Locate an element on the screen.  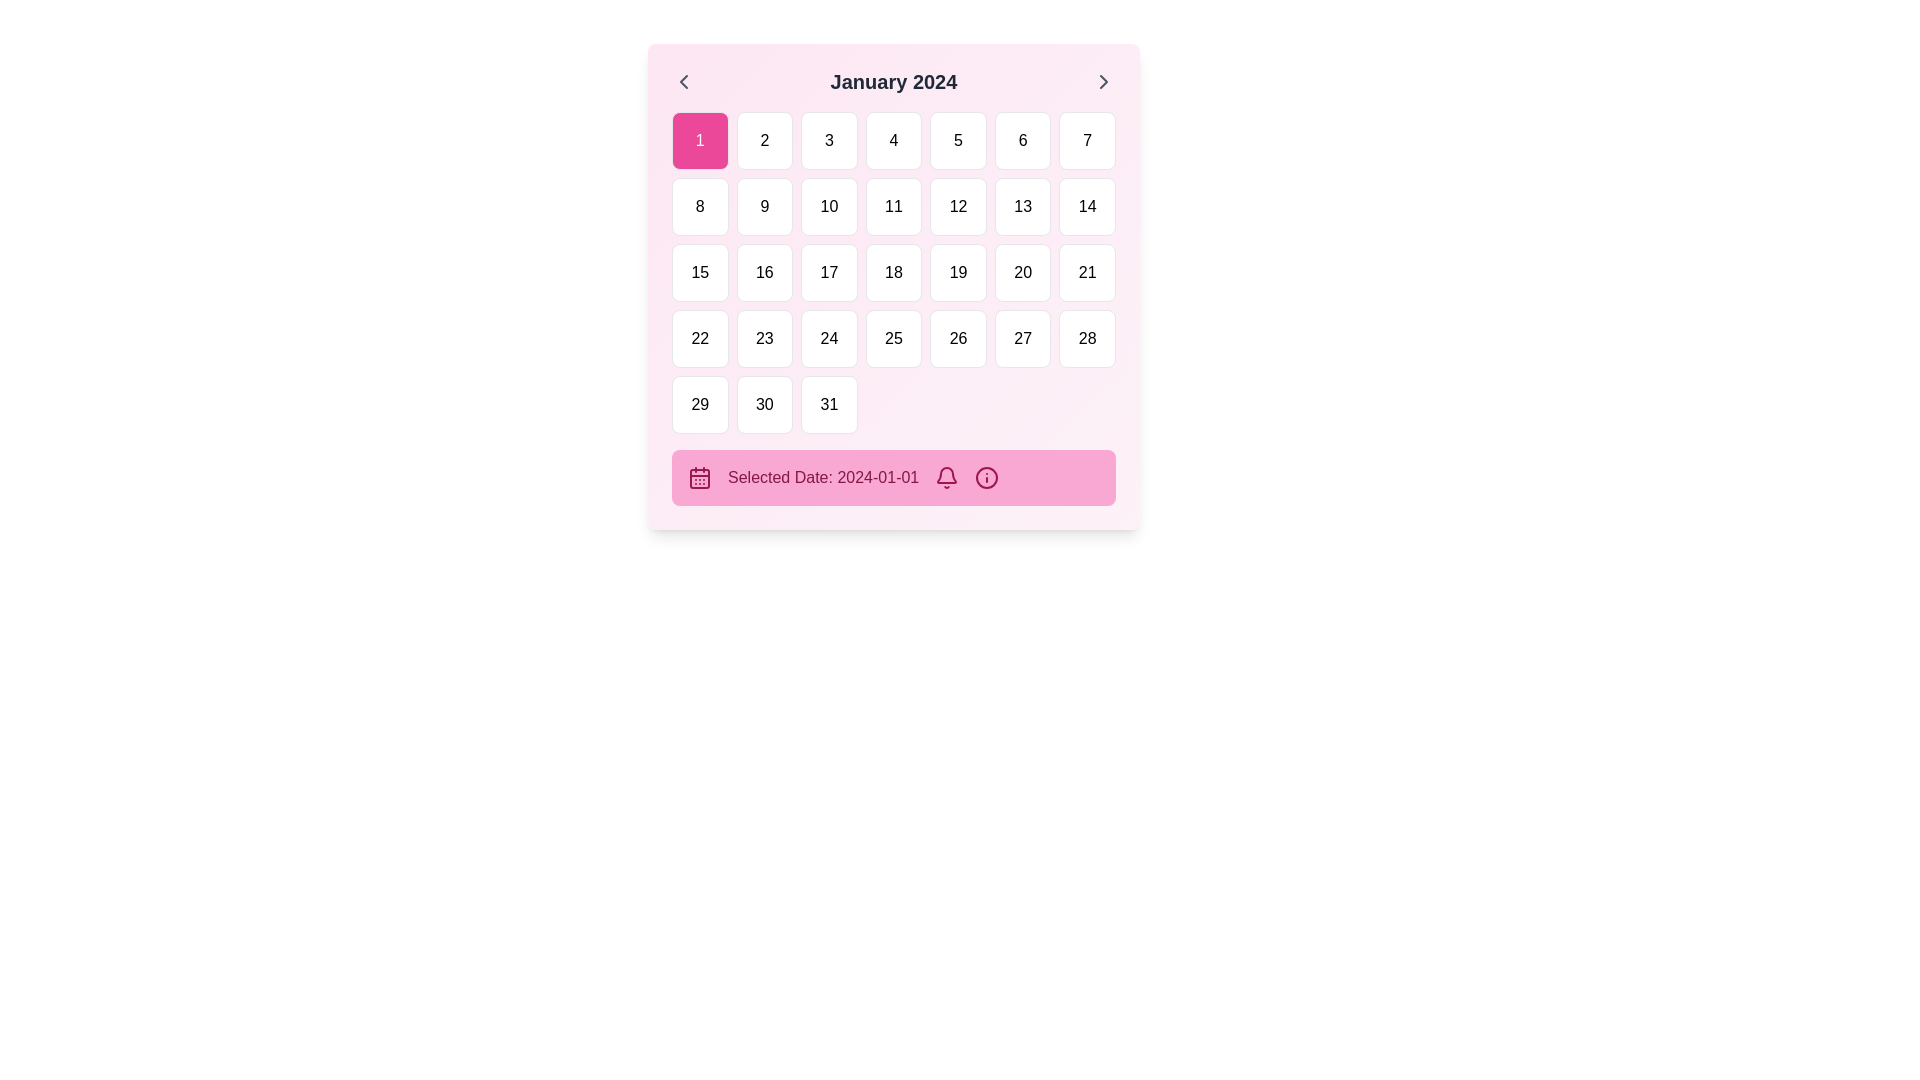
the Text Label displaying 'January 2024', which is centrally located in the header bar of the date selection interface is located at coordinates (892, 80).